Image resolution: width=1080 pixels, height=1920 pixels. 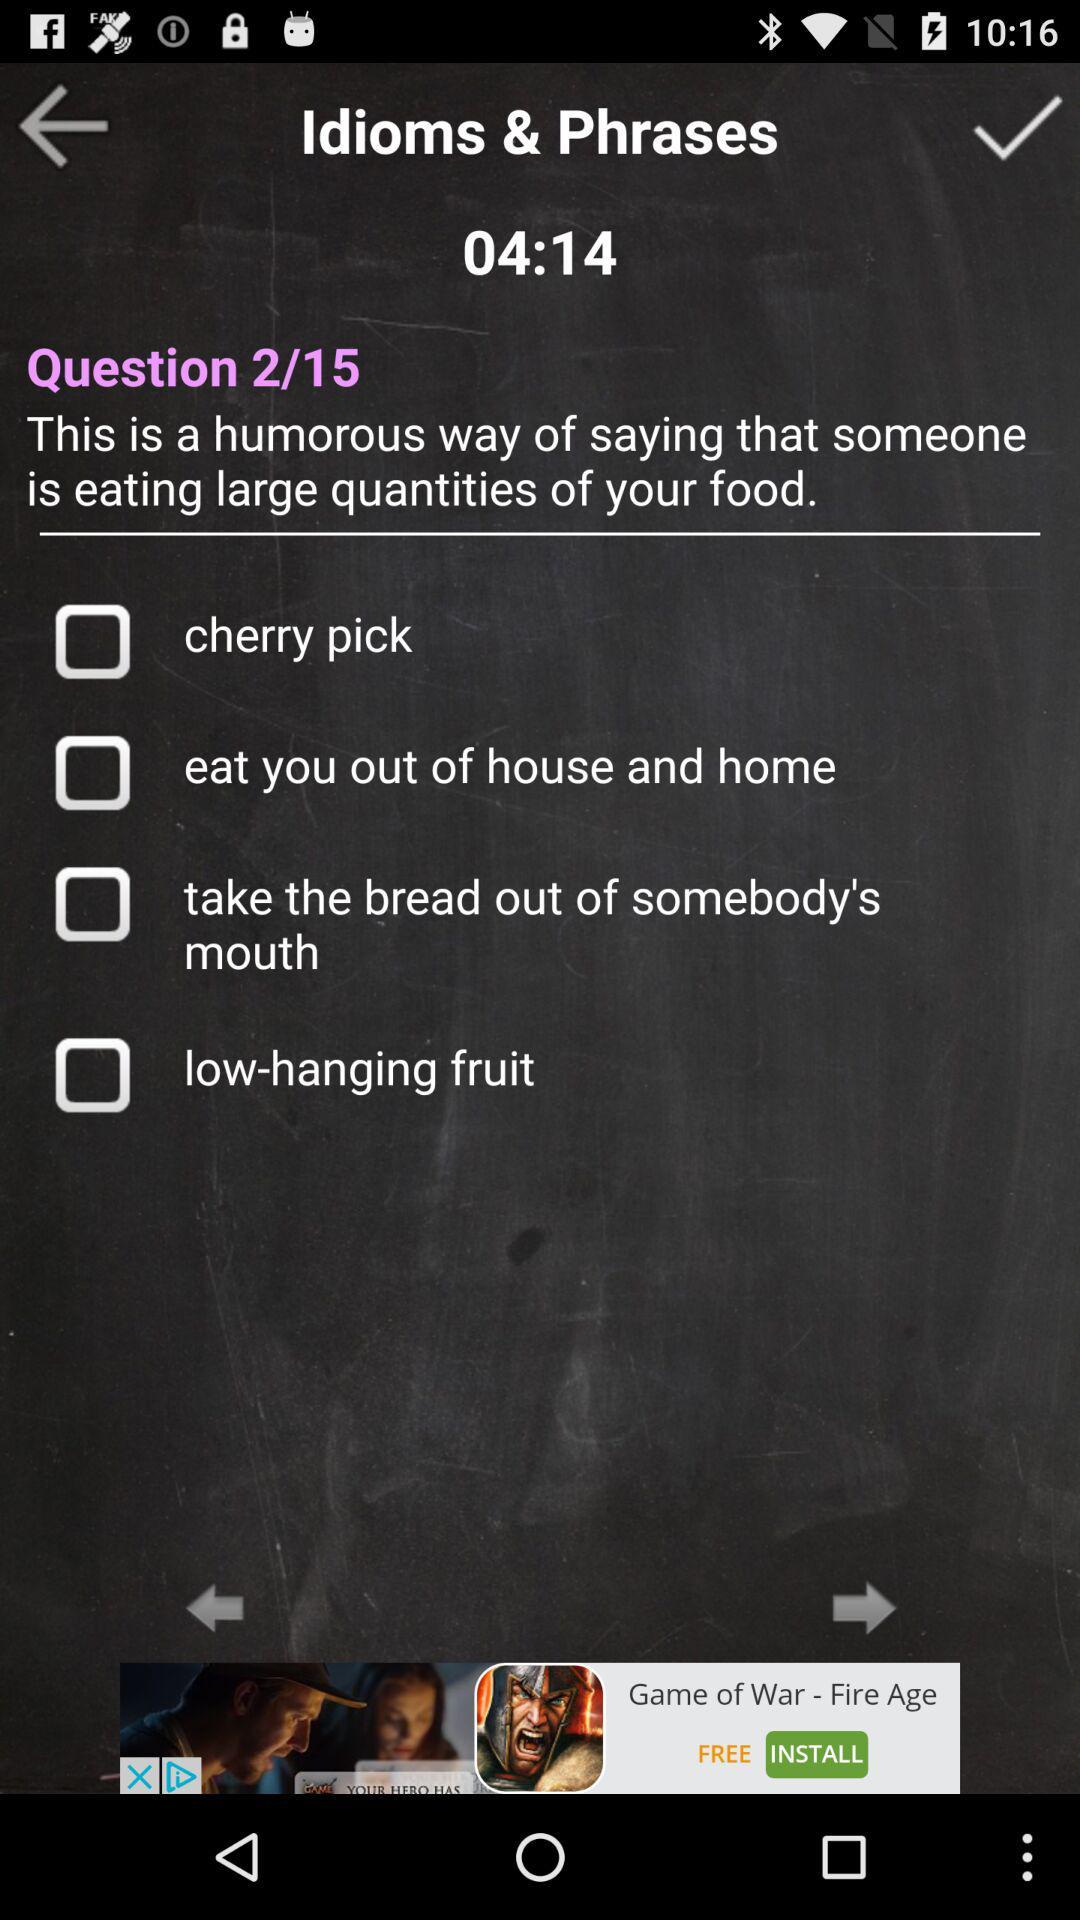 What do you see at coordinates (92, 771) in the screenshot?
I see `the box which is left side of the text eat you out of house and home` at bounding box center [92, 771].